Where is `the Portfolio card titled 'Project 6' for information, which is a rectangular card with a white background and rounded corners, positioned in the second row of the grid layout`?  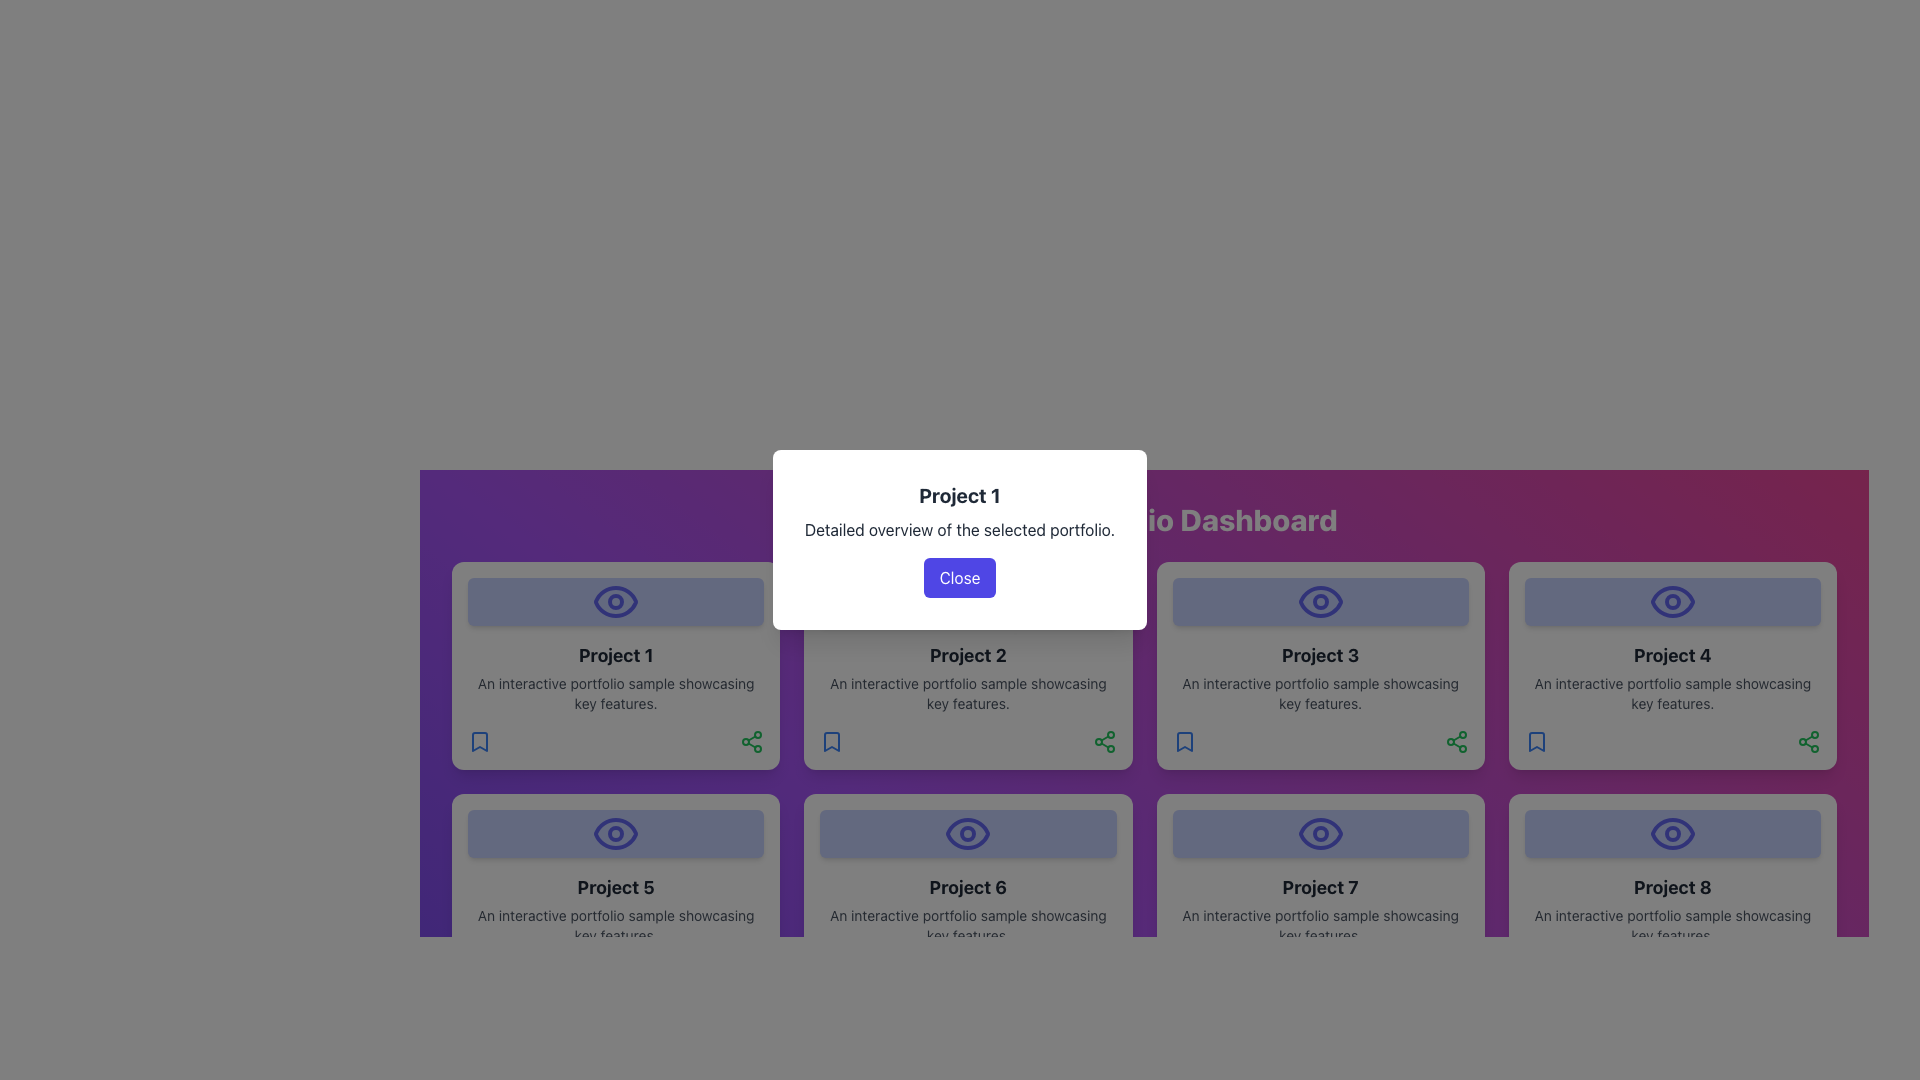
the Portfolio card titled 'Project 6' for information, which is a rectangular card with a white background and rounded corners, positioned in the second row of the grid layout is located at coordinates (968, 897).